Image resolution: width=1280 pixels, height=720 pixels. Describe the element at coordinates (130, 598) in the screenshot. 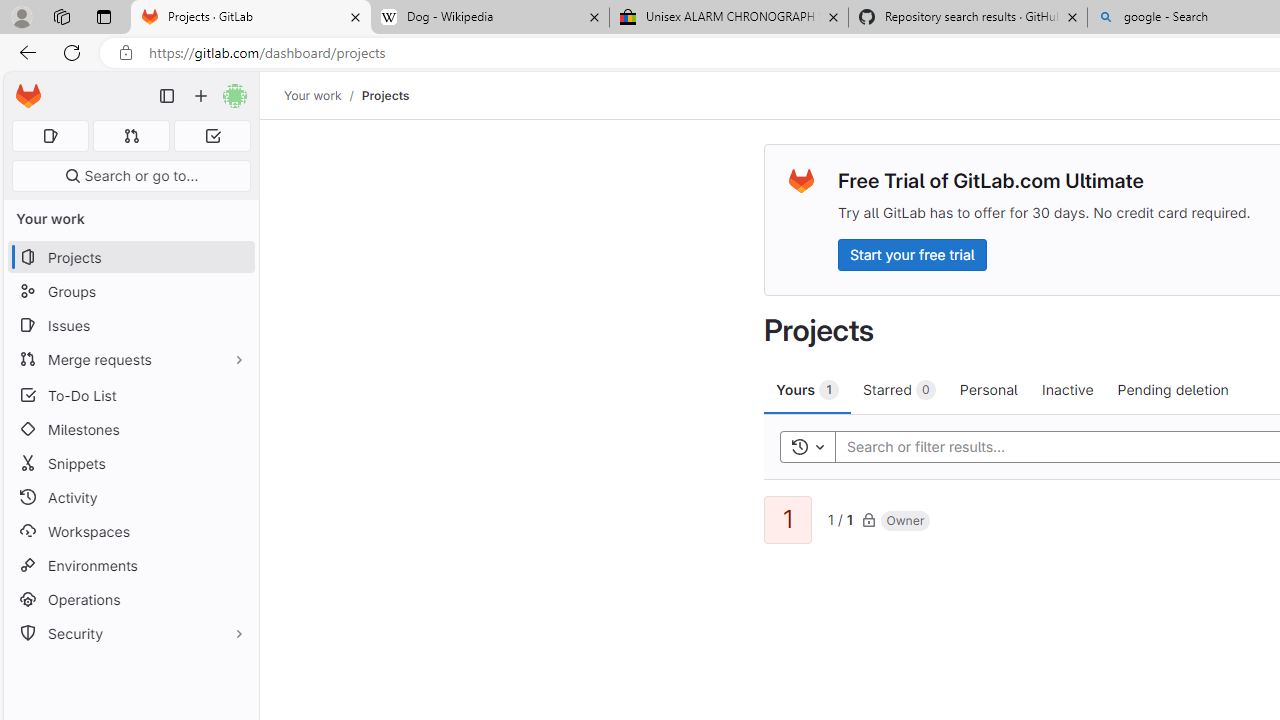

I see `'Operations'` at that location.